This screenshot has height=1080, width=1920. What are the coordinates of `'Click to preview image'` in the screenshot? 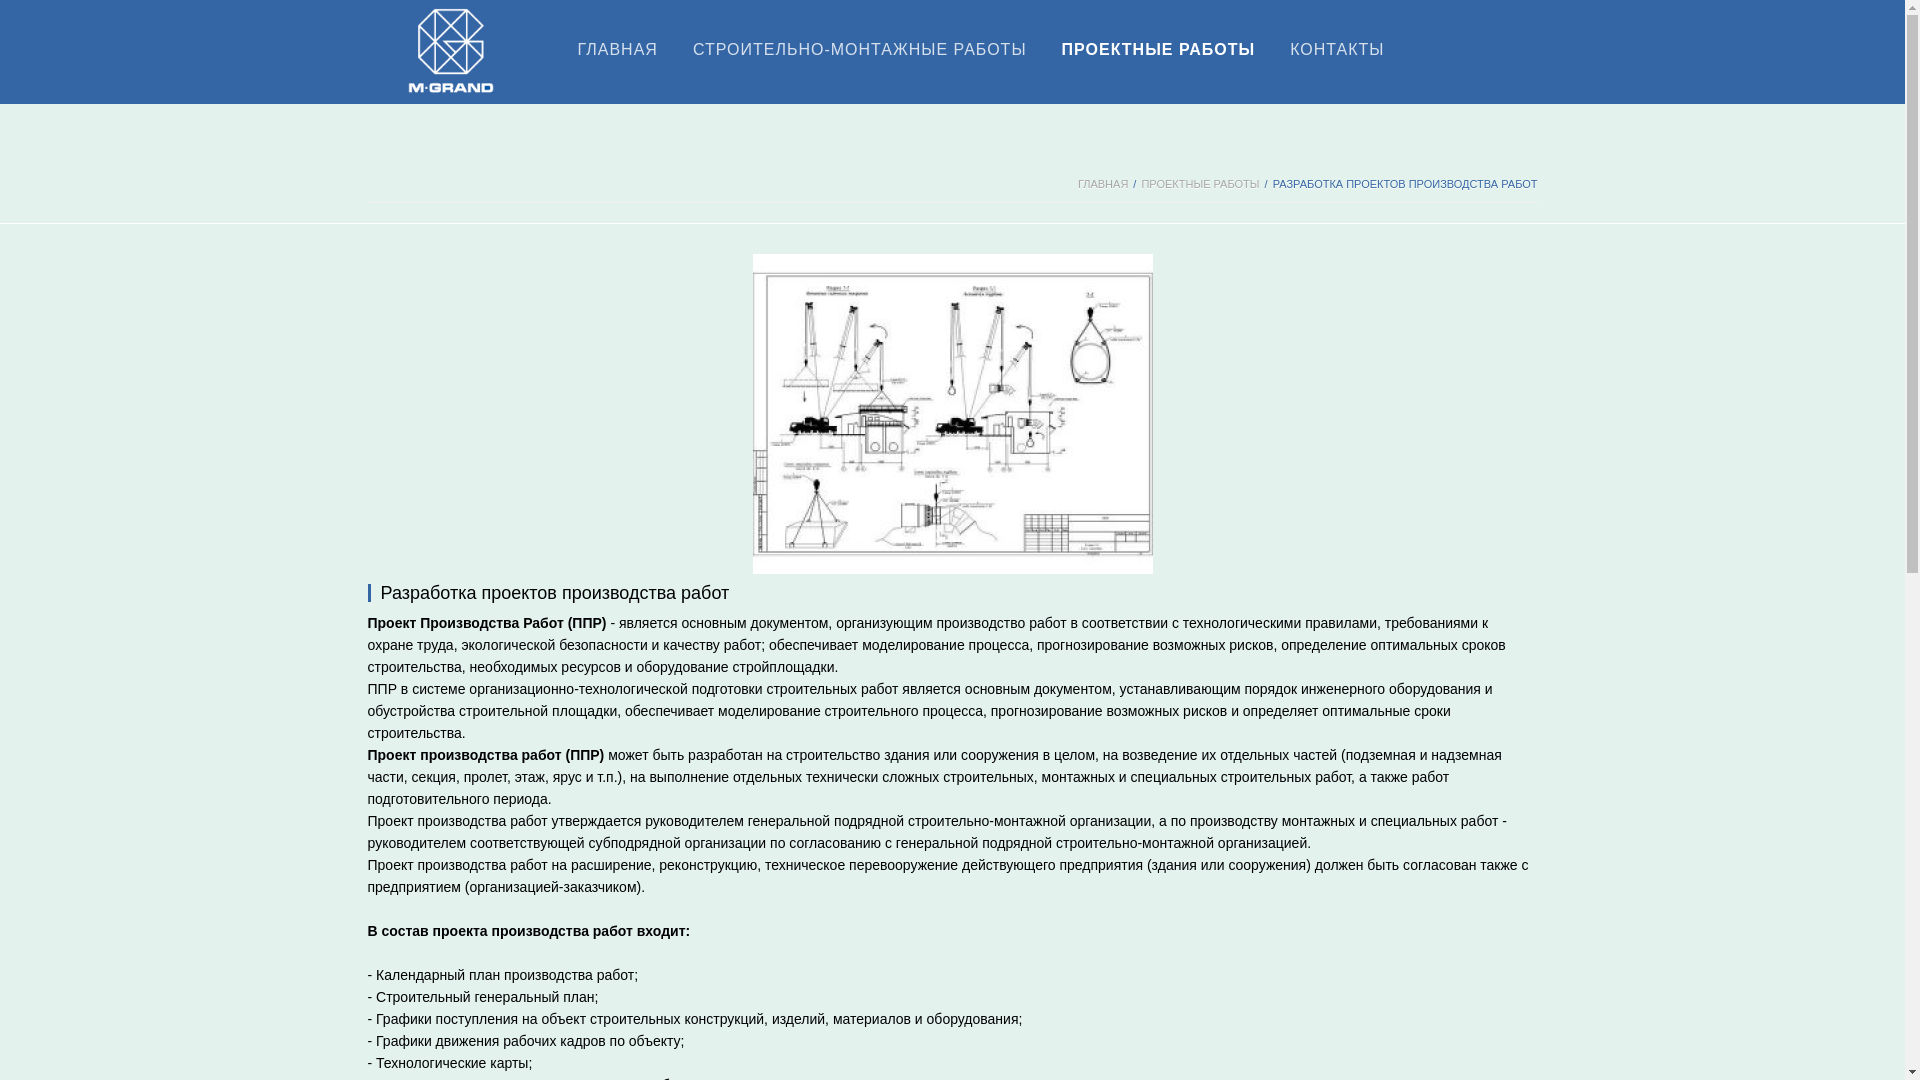 It's located at (950, 411).